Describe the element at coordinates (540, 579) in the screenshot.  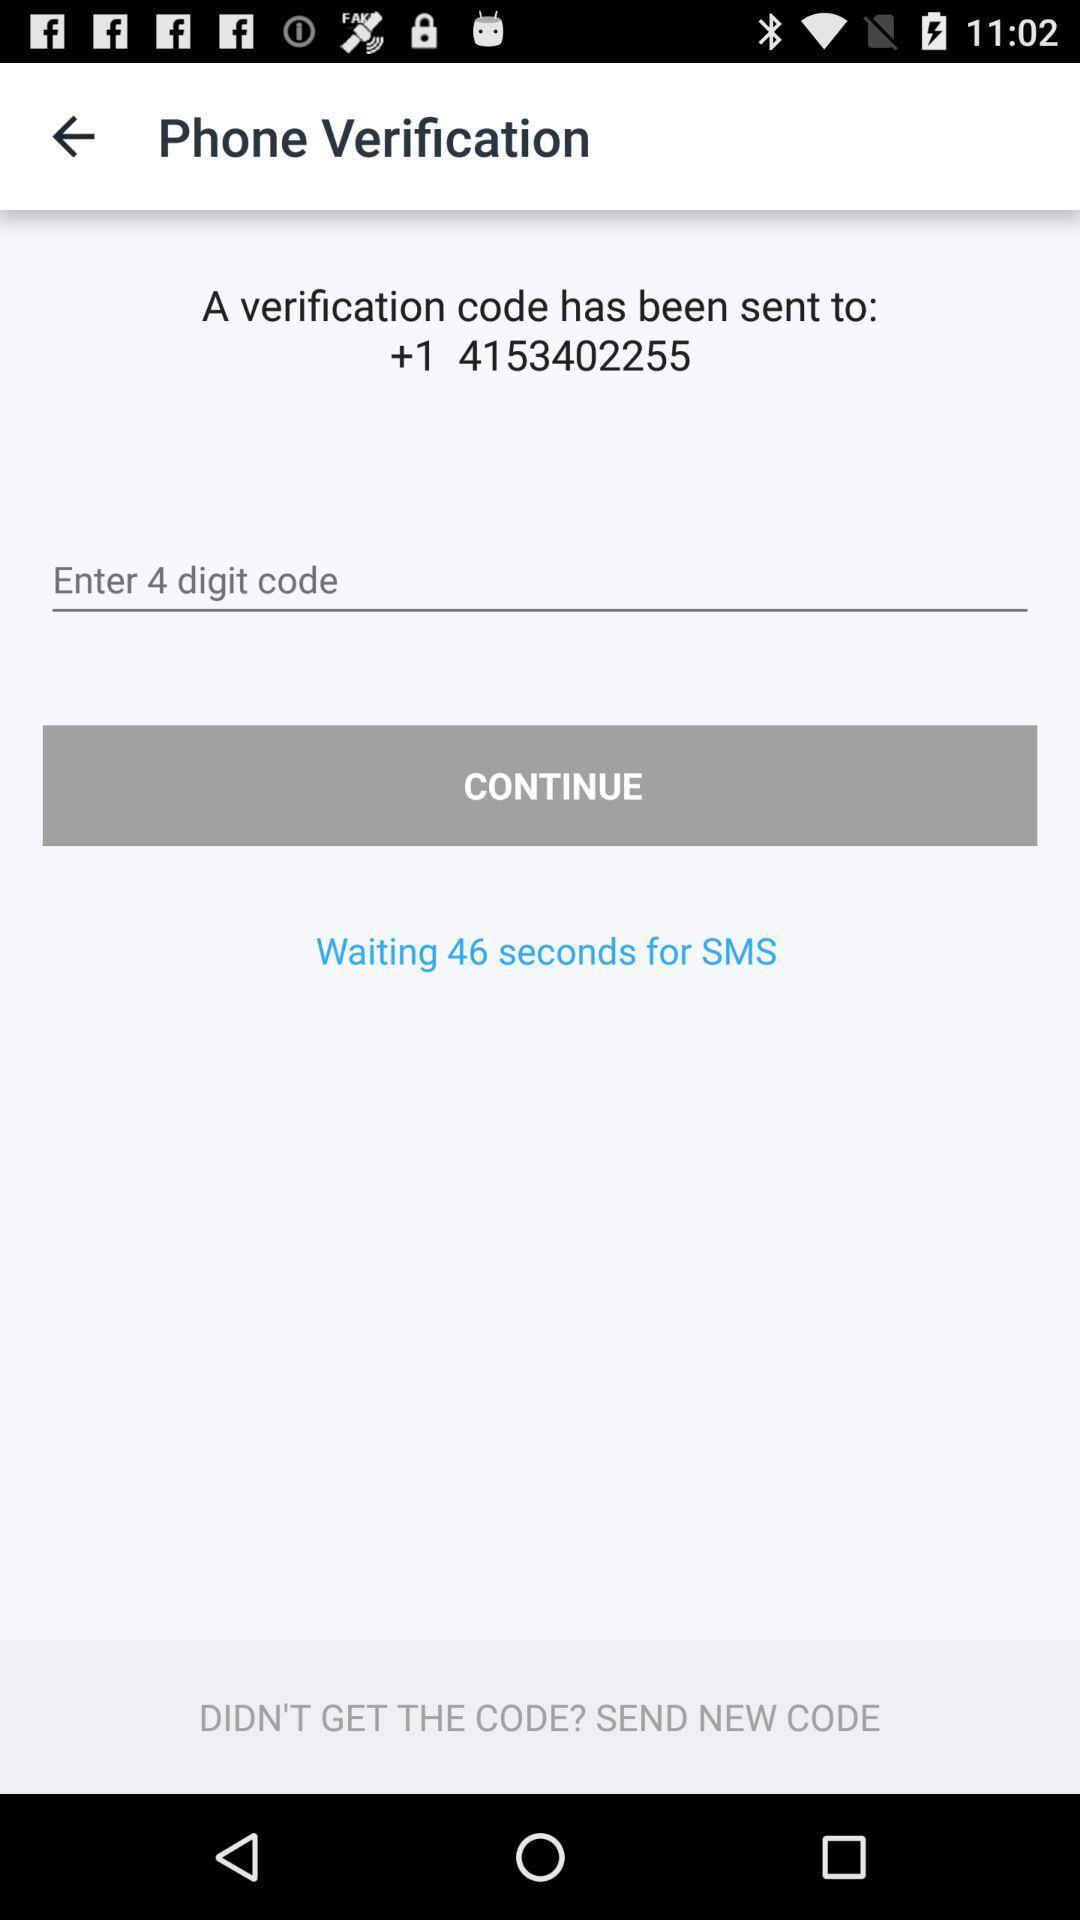
I see `the 4 digit security code` at that location.